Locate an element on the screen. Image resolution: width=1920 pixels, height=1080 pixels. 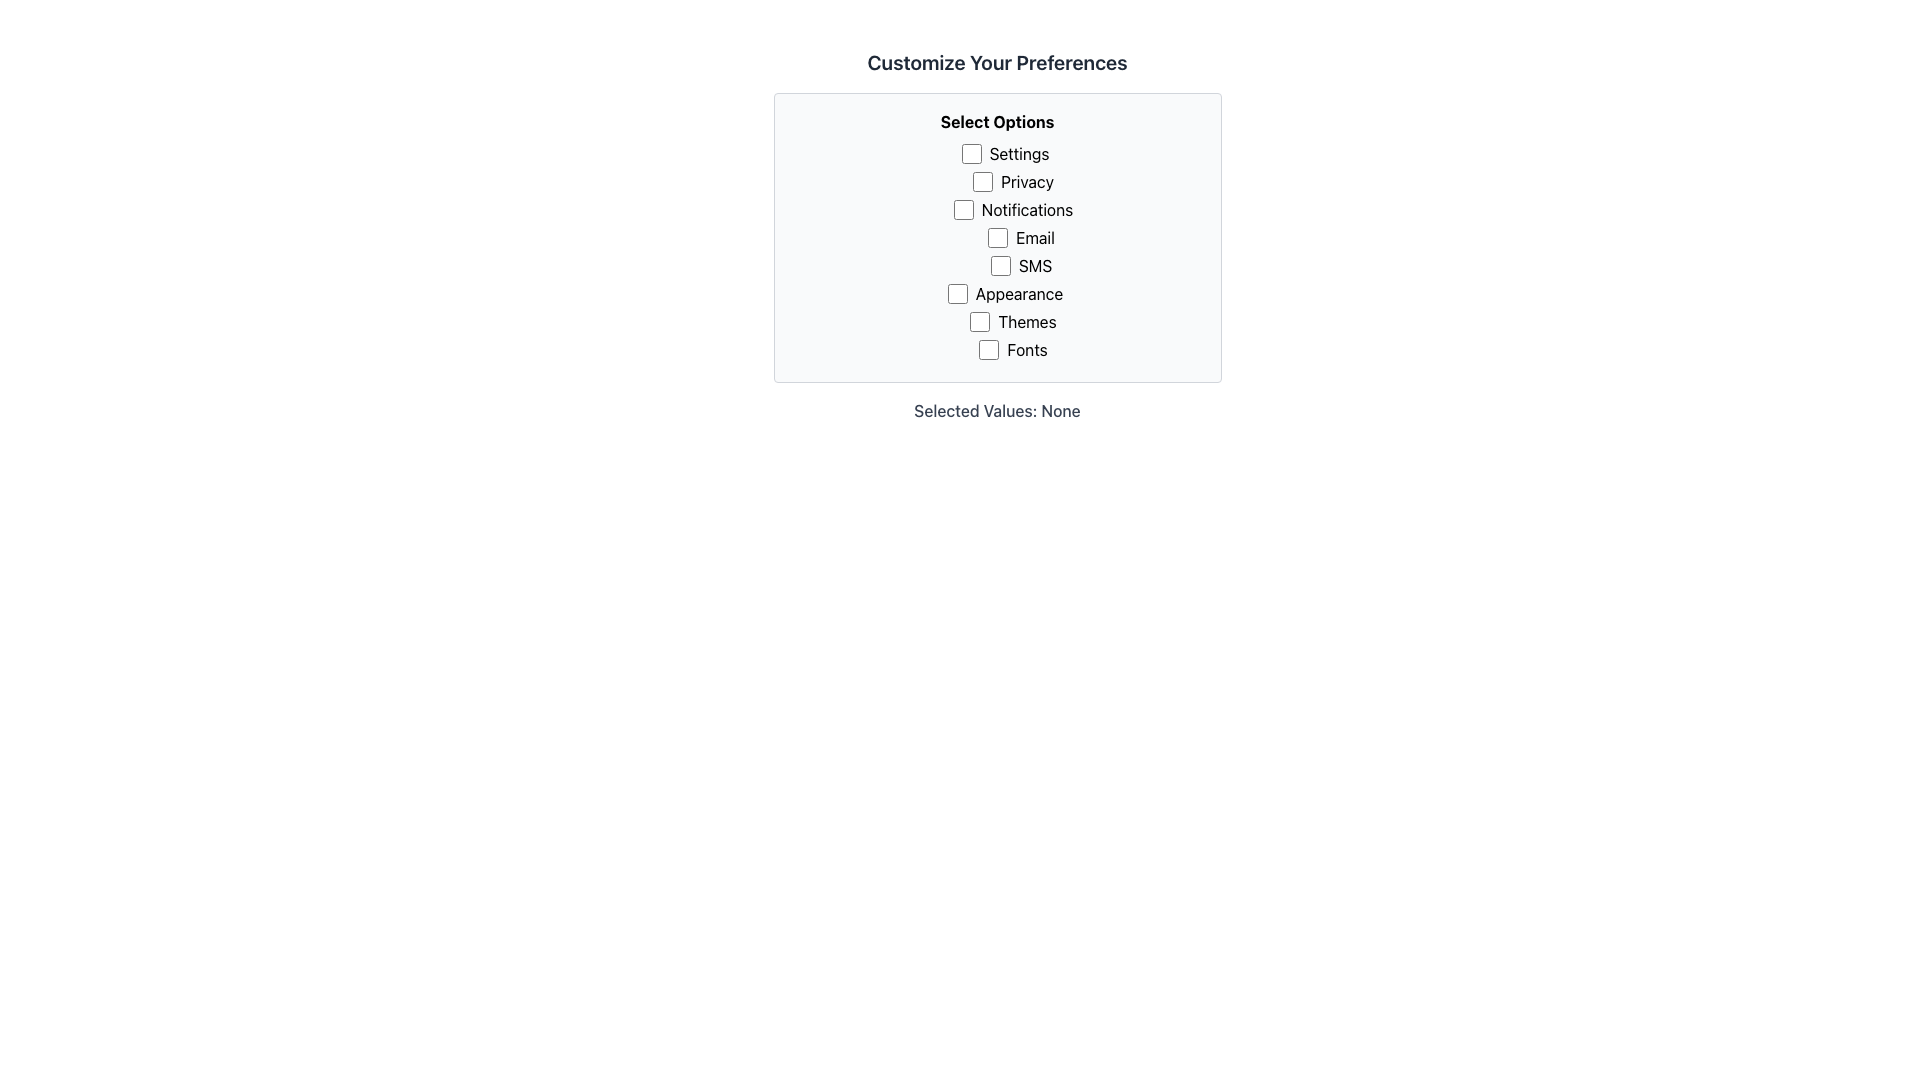
text label displaying 'Themes' located in the middle right section of the interface within the 'Appearance' options group, positioned below 'Appearance' and above 'Fonts' is located at coordinates (1013, 323).